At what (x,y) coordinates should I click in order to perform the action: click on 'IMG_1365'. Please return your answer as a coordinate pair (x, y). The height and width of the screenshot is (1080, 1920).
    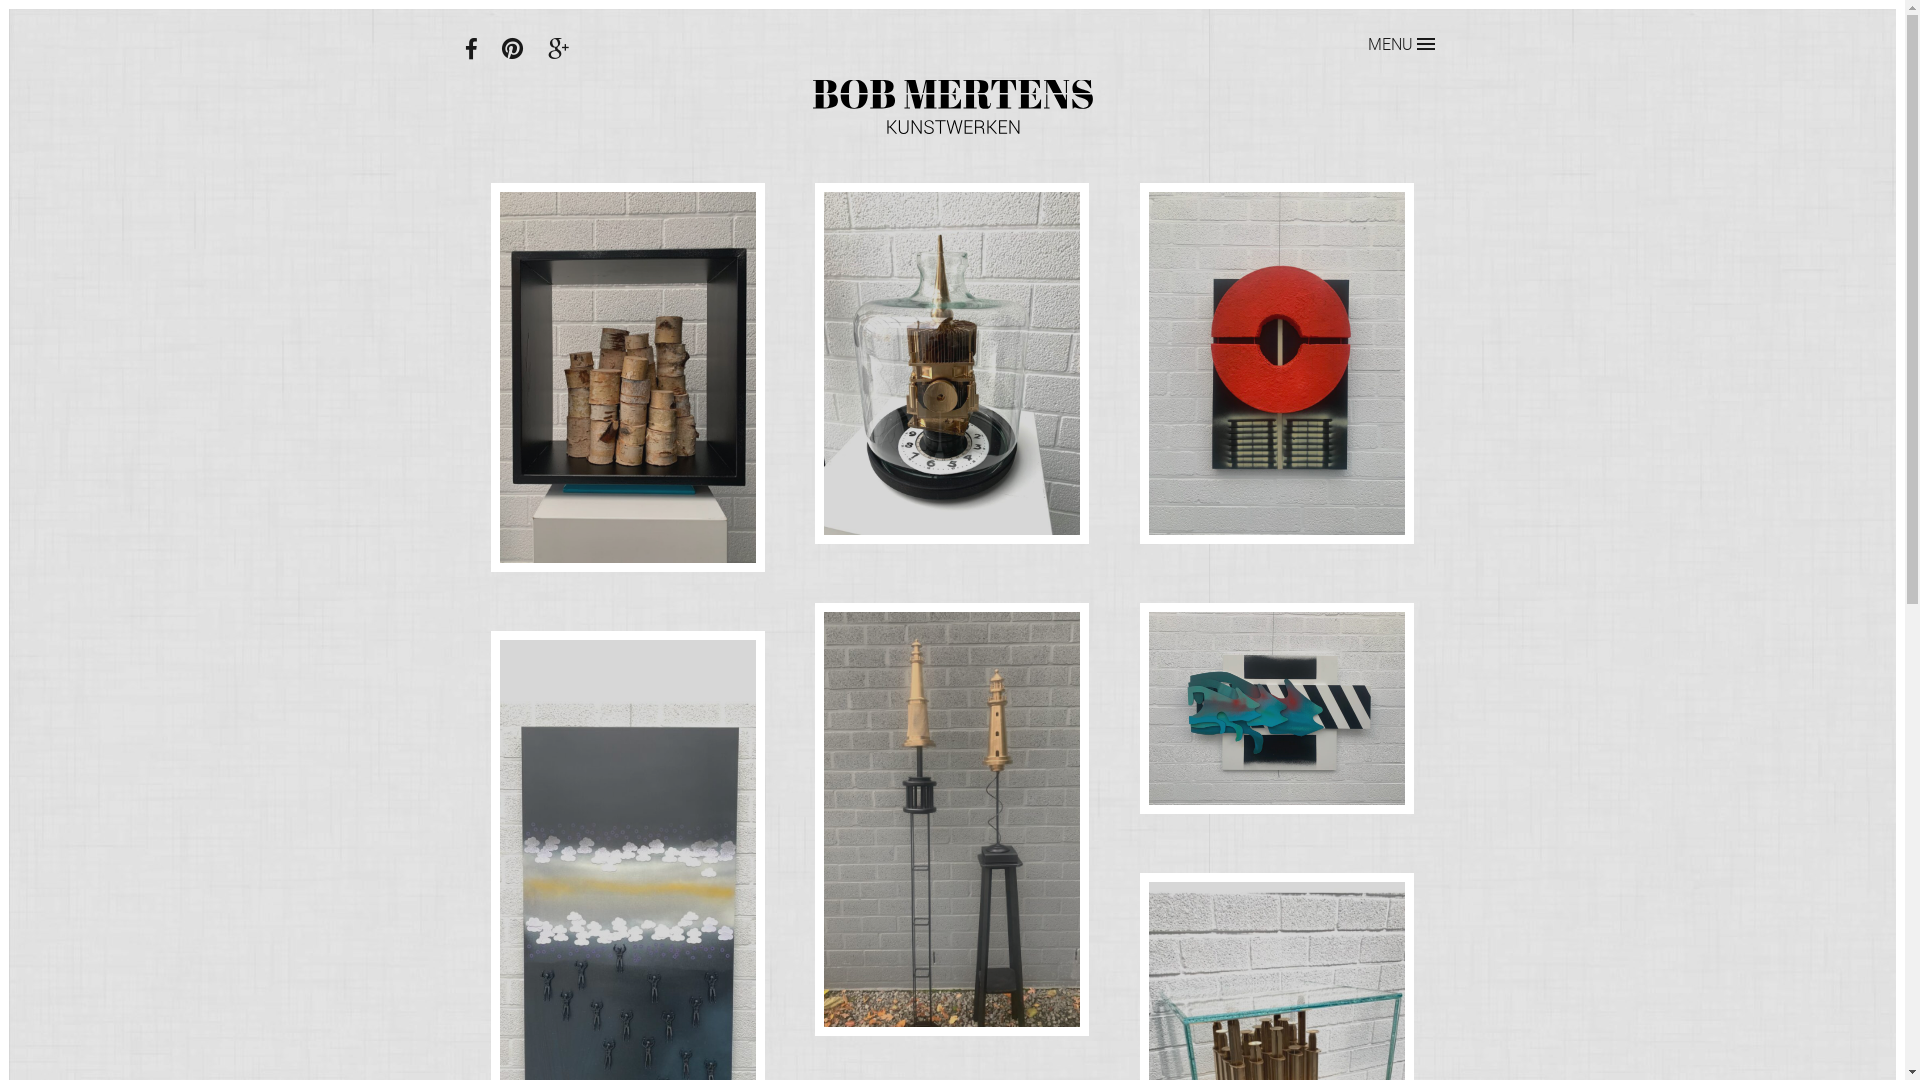
    Looking at the image, I should click on (1275, 362).